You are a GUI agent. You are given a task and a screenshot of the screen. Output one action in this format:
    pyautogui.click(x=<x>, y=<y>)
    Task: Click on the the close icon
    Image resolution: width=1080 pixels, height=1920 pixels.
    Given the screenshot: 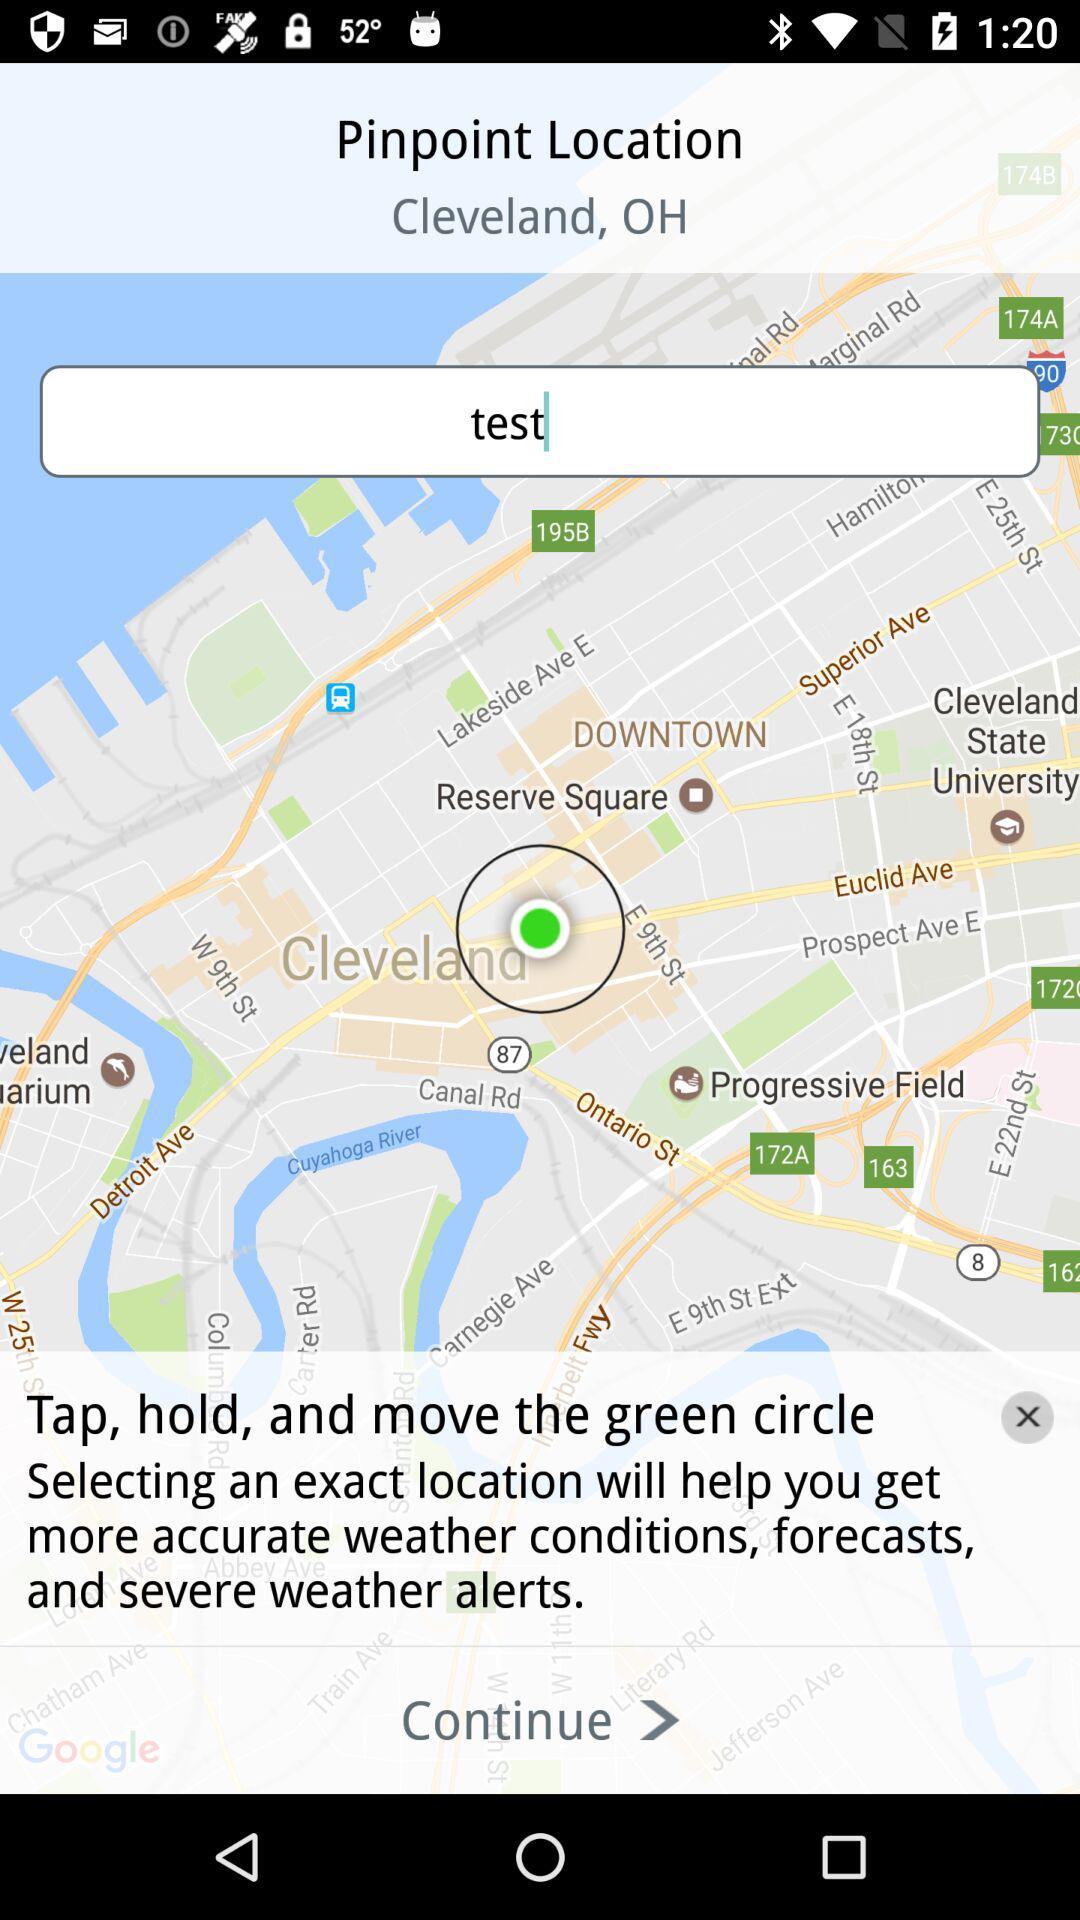 What is the action you would take?
    pyautogui.click(x=1027, y=1416)
    